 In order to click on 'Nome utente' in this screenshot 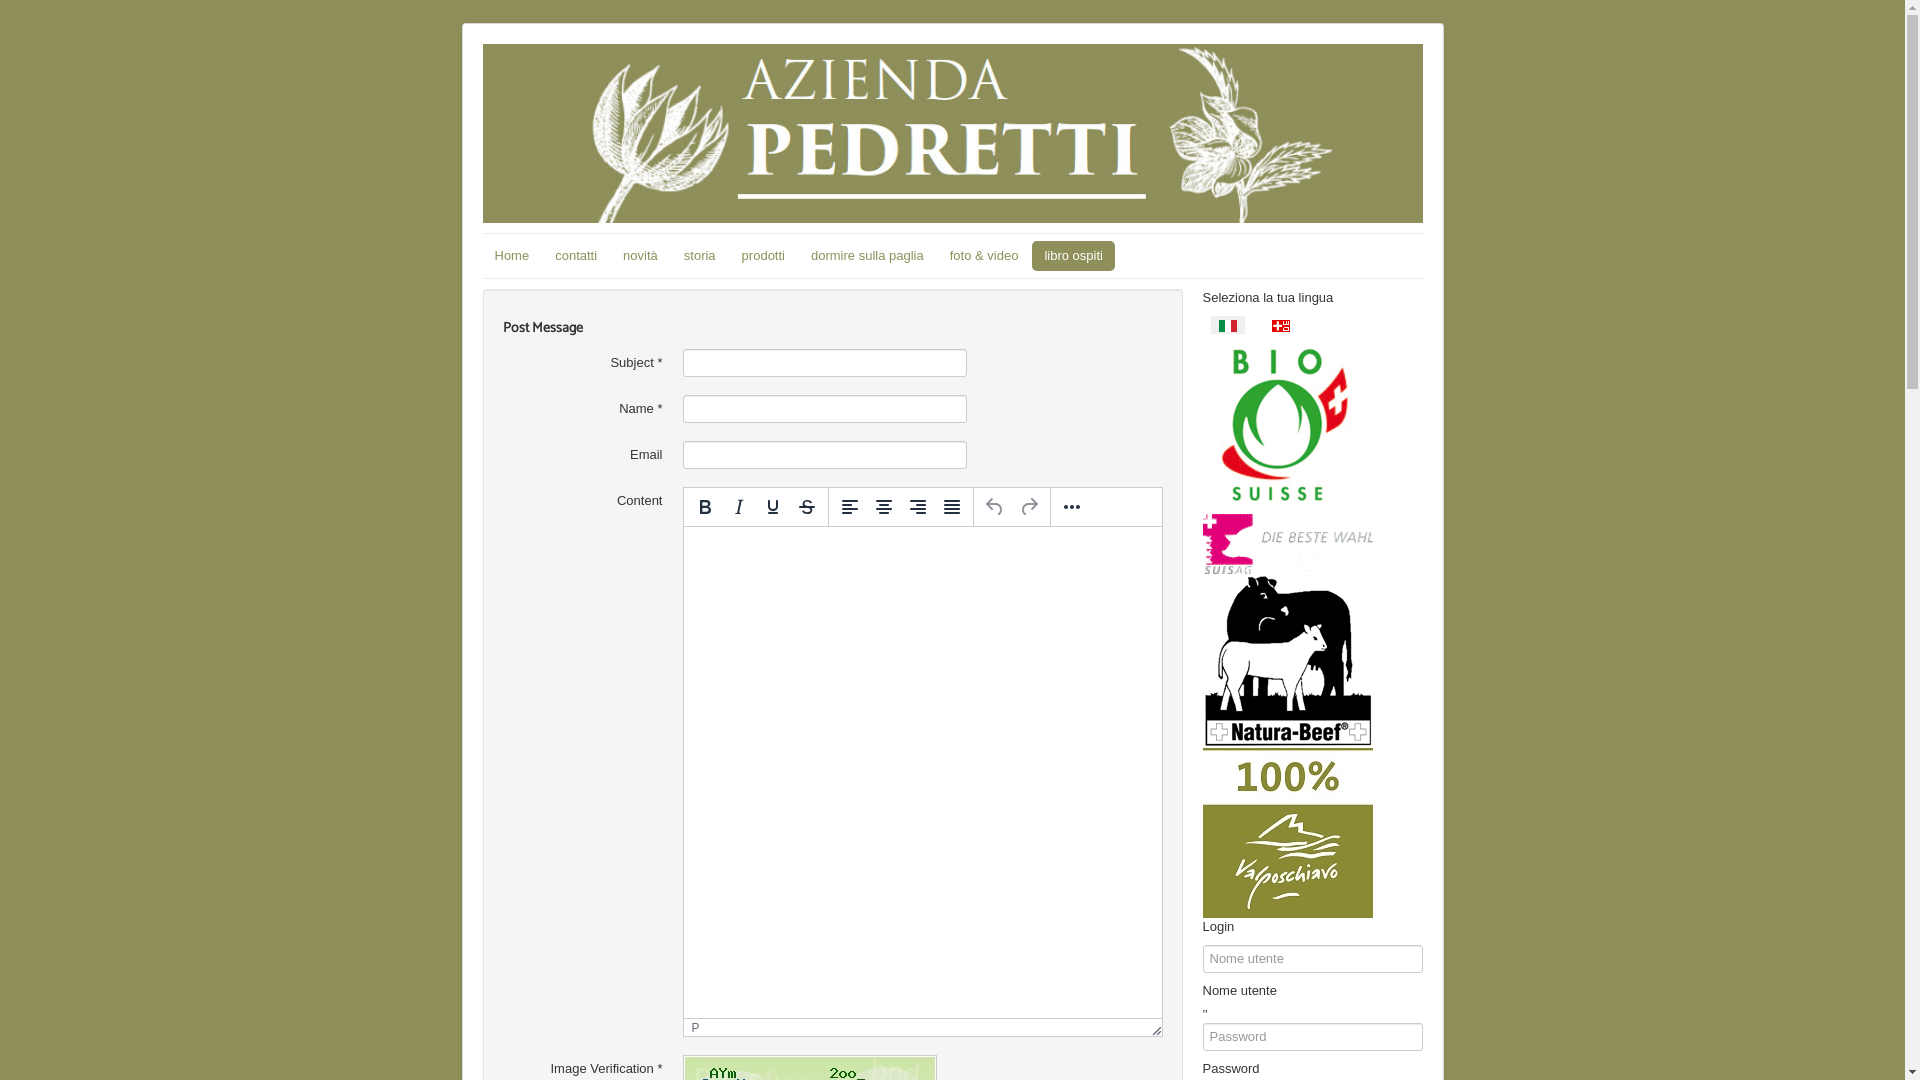, I will do `click(1209, 1013)`.